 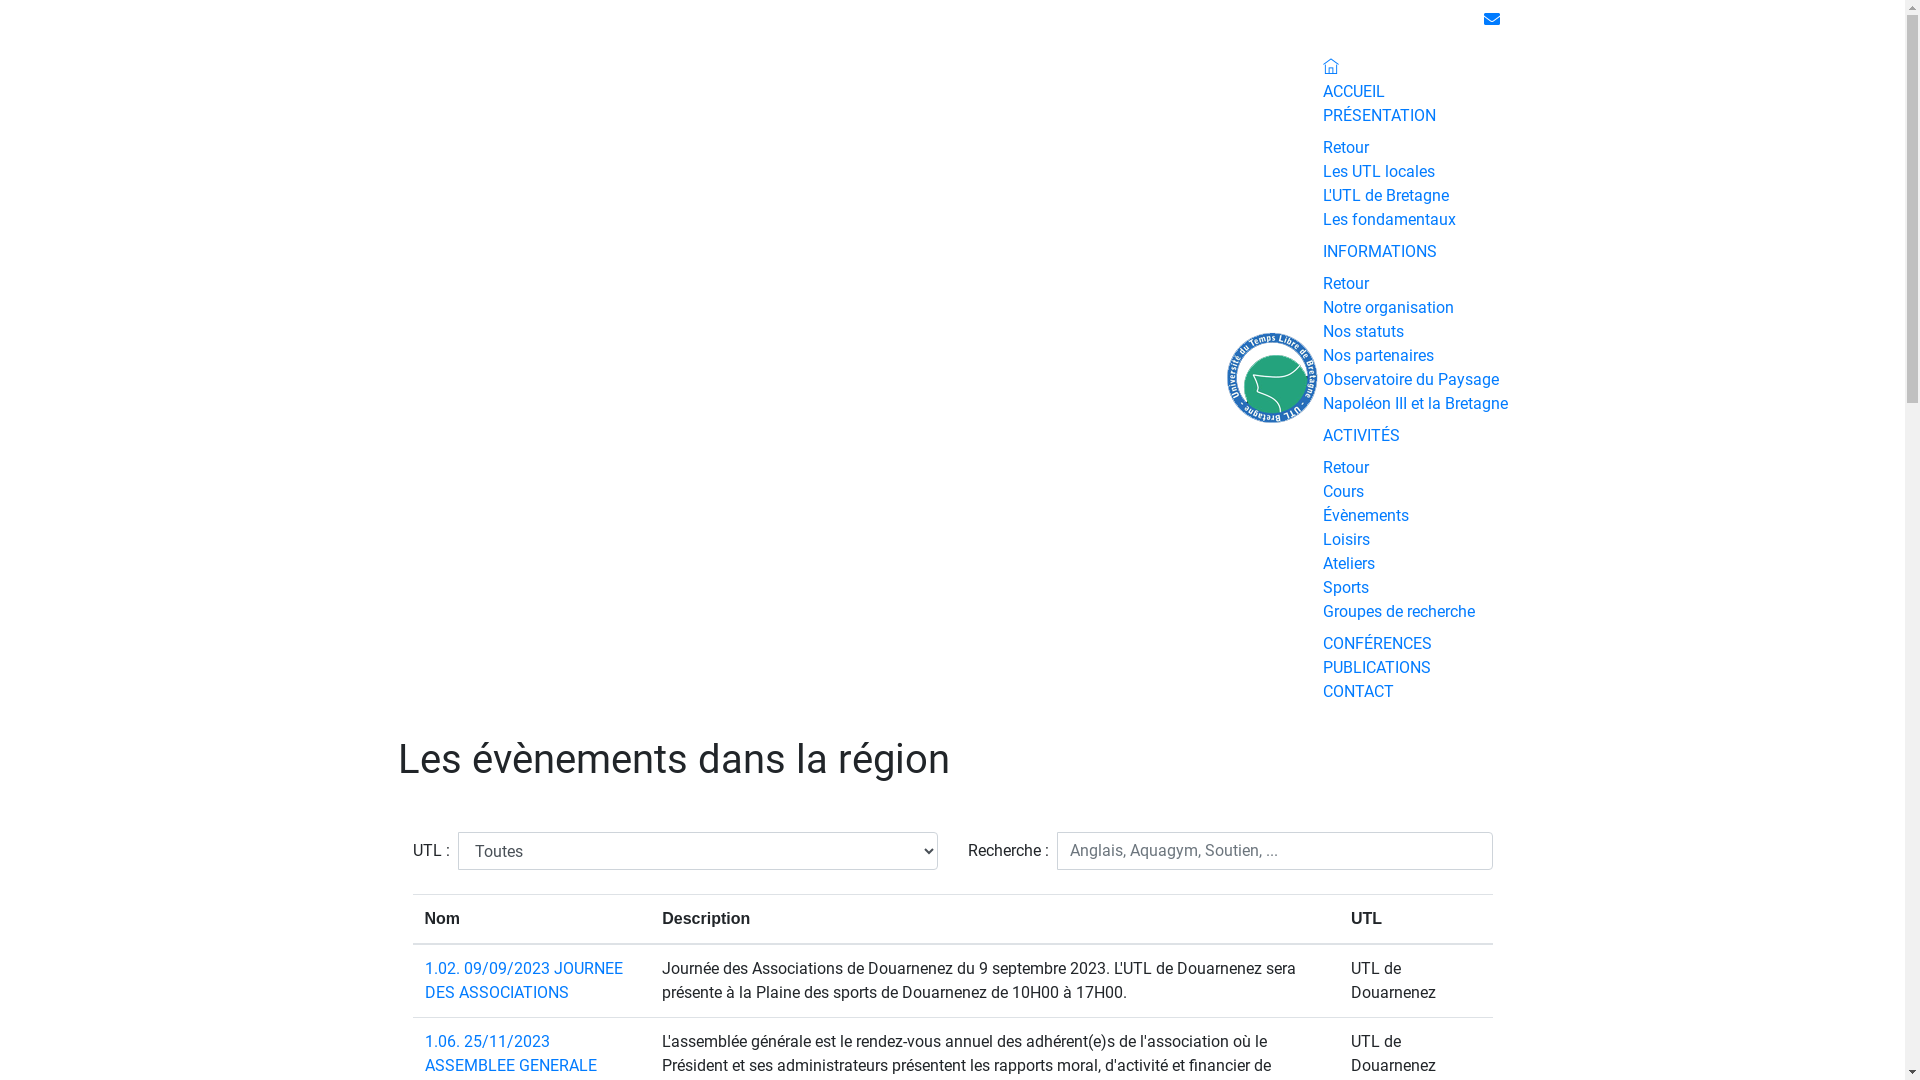 What do you see at coordinates (1376, 170) in the screenshot?
I see `'Les UTL locales'` at bounding box center [1376, 170].